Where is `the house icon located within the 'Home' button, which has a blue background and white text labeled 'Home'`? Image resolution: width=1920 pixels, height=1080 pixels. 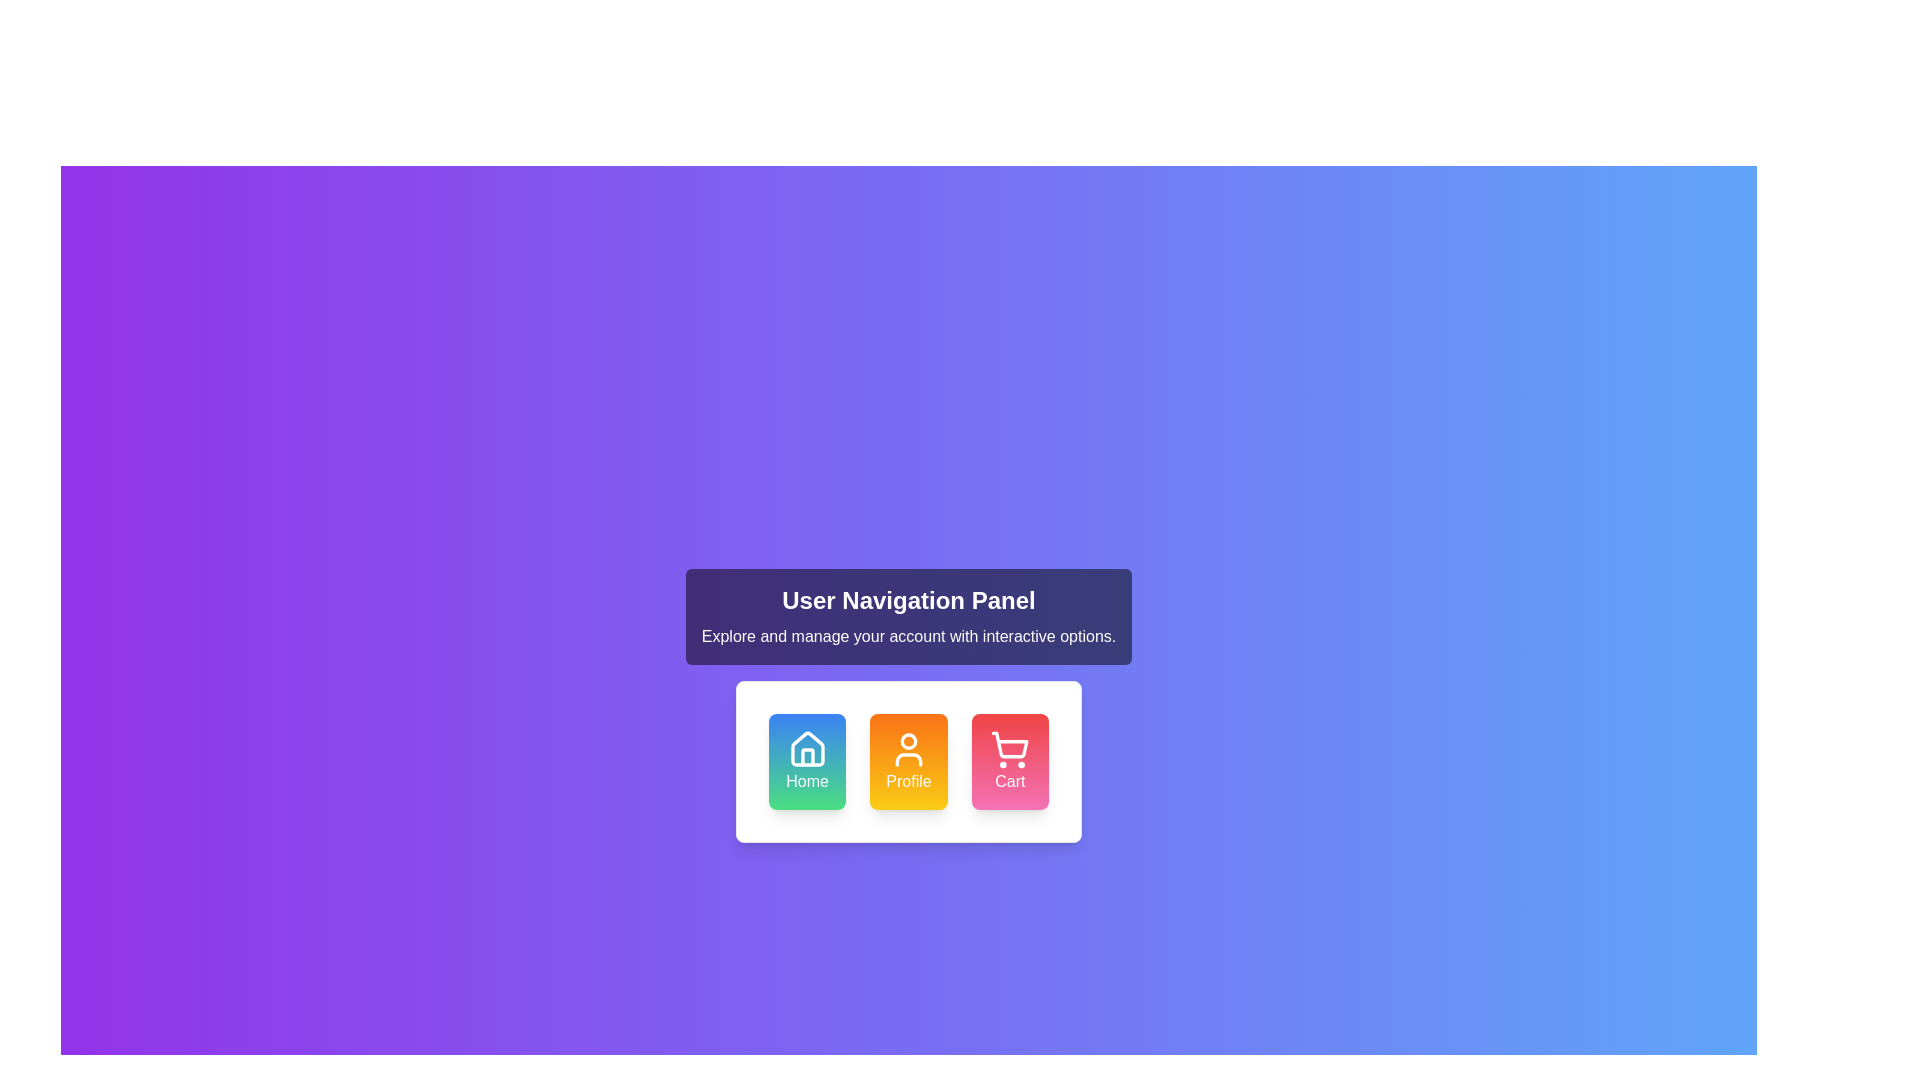
the house icon located within the 'Home' button, which has a blue background and white text labeled 'Home' is located at coordinates (807, 749).